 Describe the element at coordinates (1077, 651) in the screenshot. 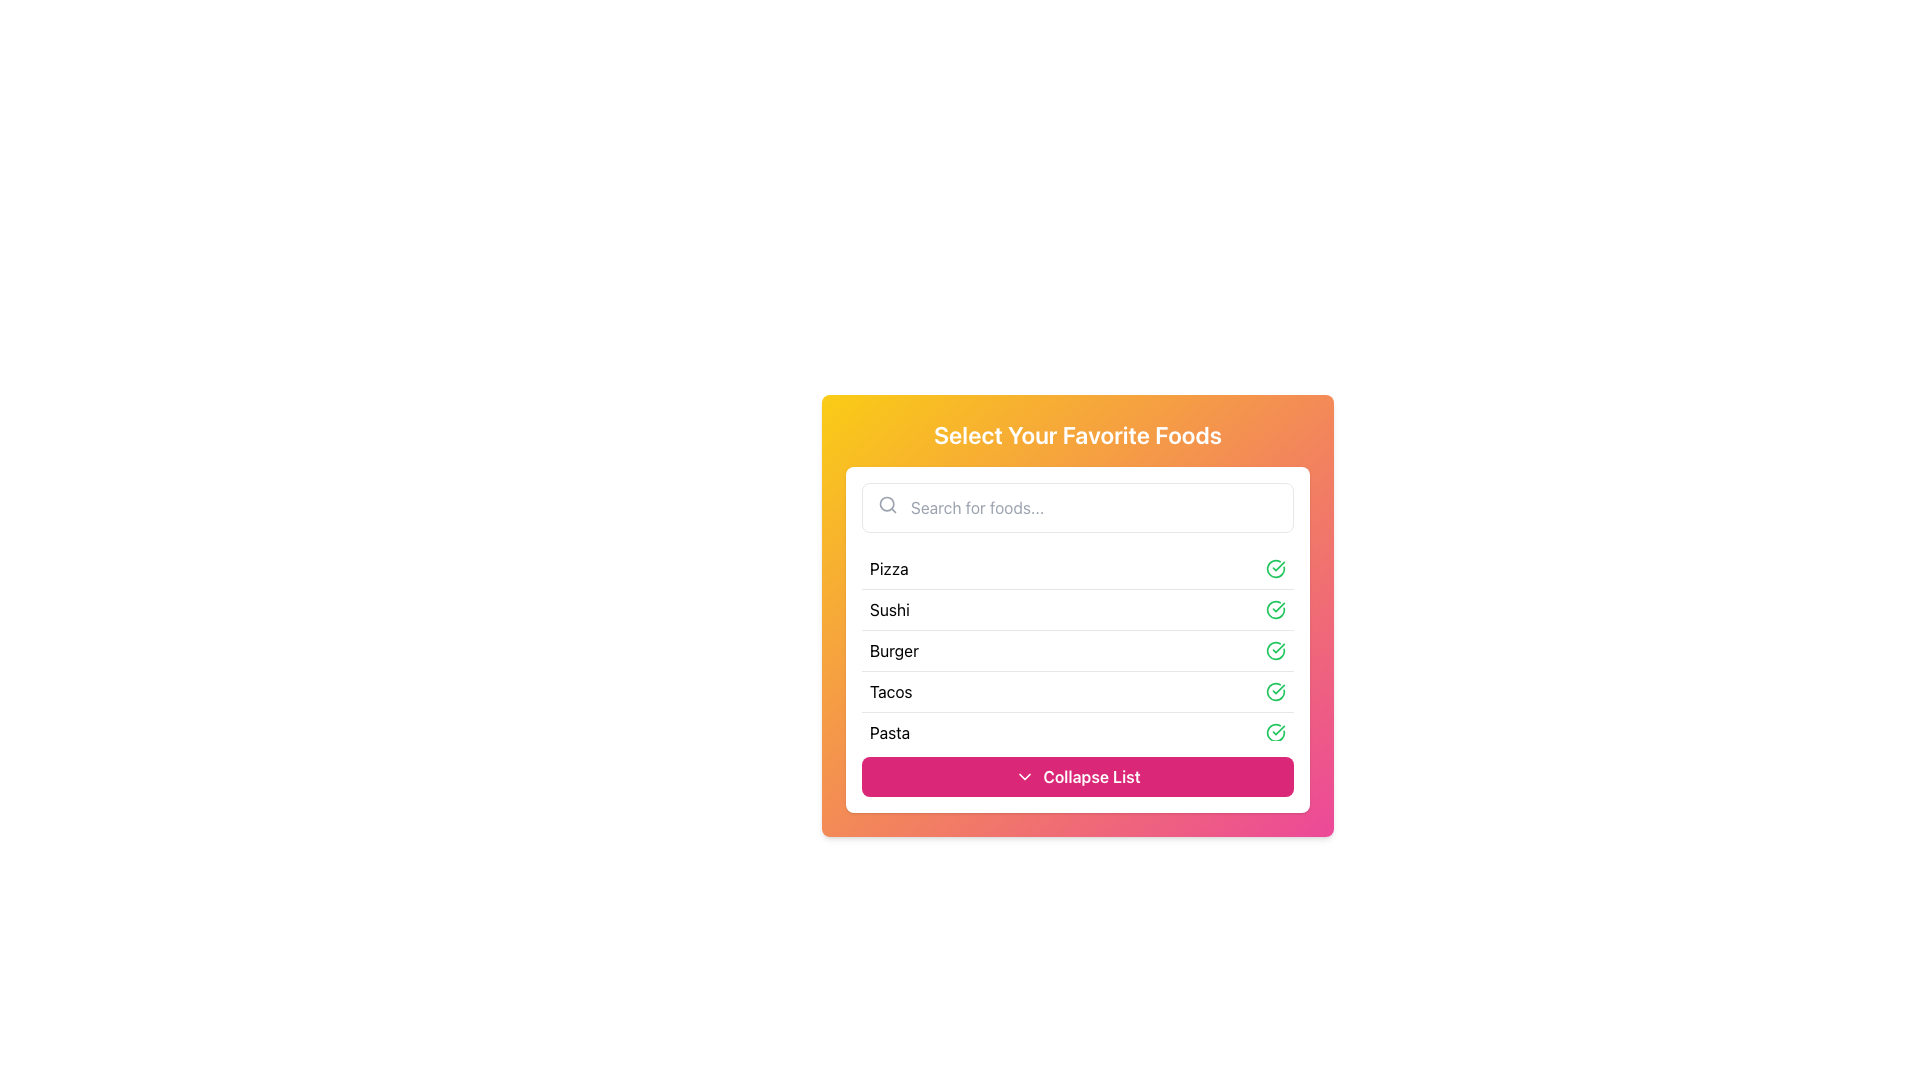

I see `the selectable list item indicating the option 'Burger', which is the third option in the list of food items, and is currently selected as indicated by the checkmark` at that location.